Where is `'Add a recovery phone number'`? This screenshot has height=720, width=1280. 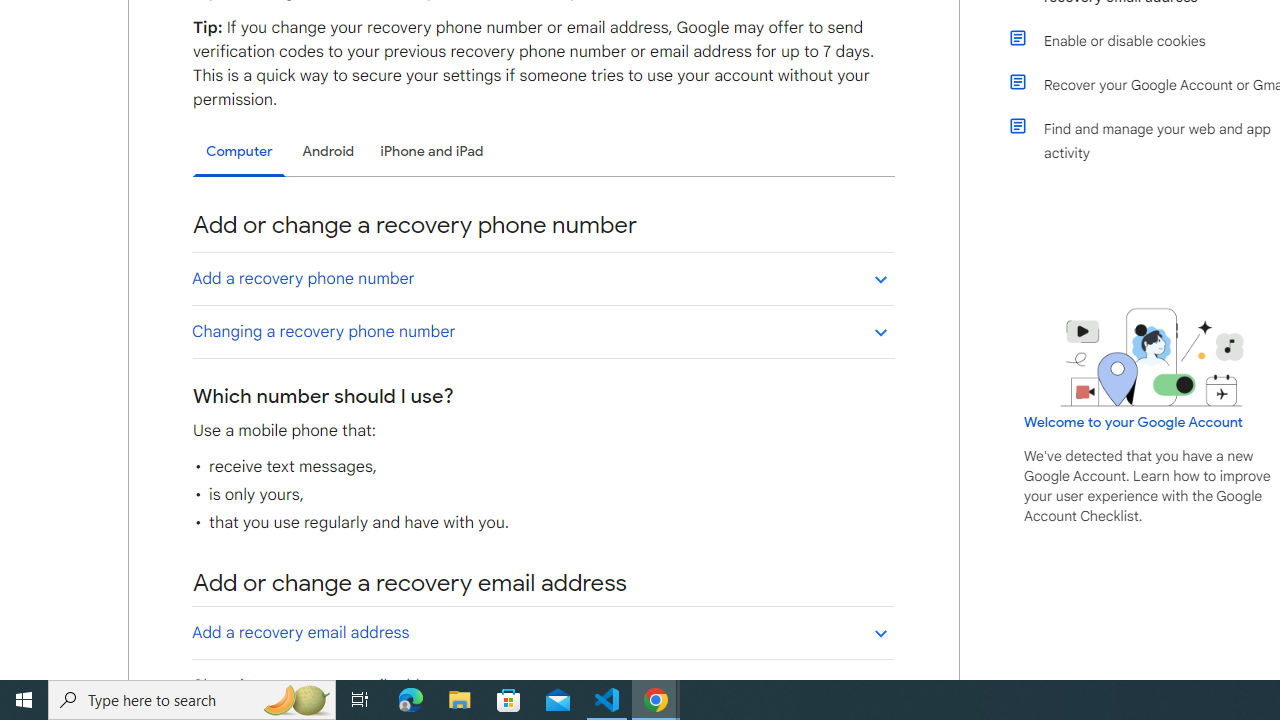 'Add a recovery phone number' is located at coordinates (542, 278).